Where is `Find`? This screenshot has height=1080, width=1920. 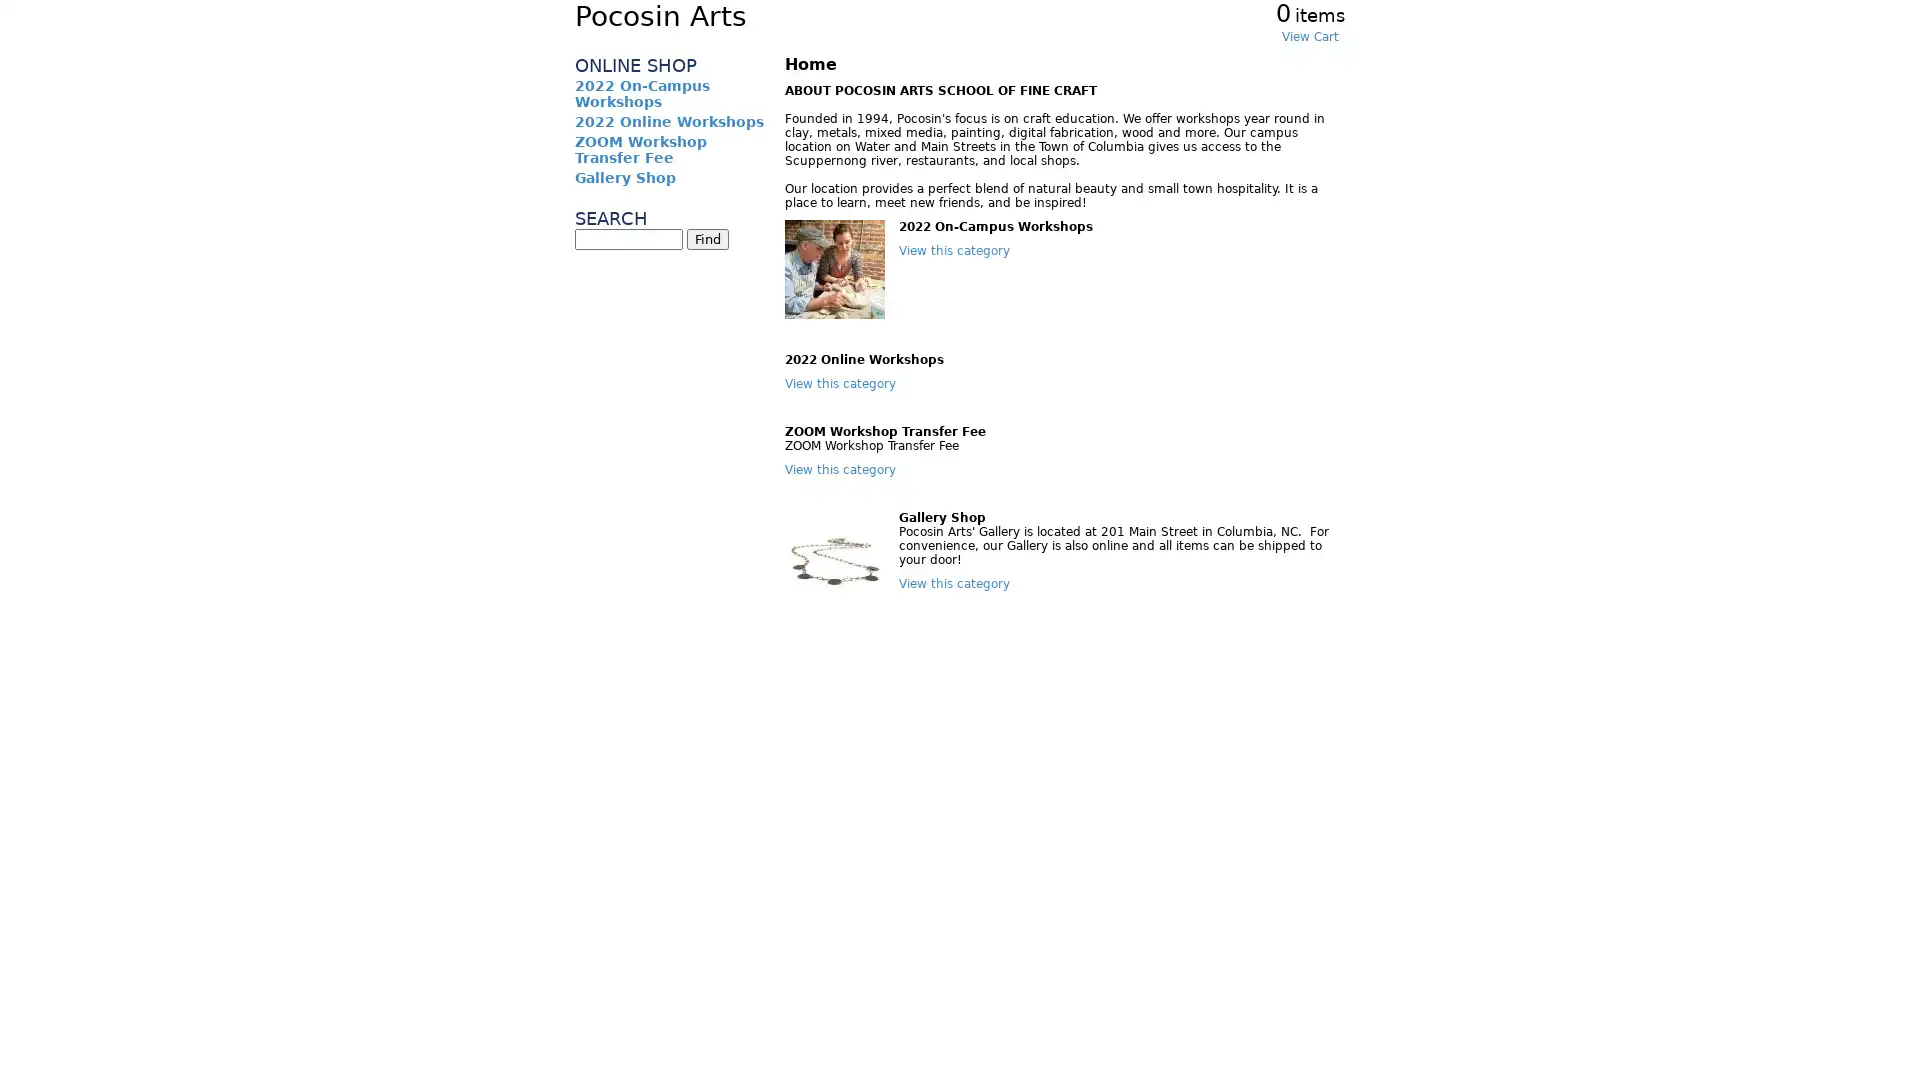
Find is located at coordinates (708, 238).